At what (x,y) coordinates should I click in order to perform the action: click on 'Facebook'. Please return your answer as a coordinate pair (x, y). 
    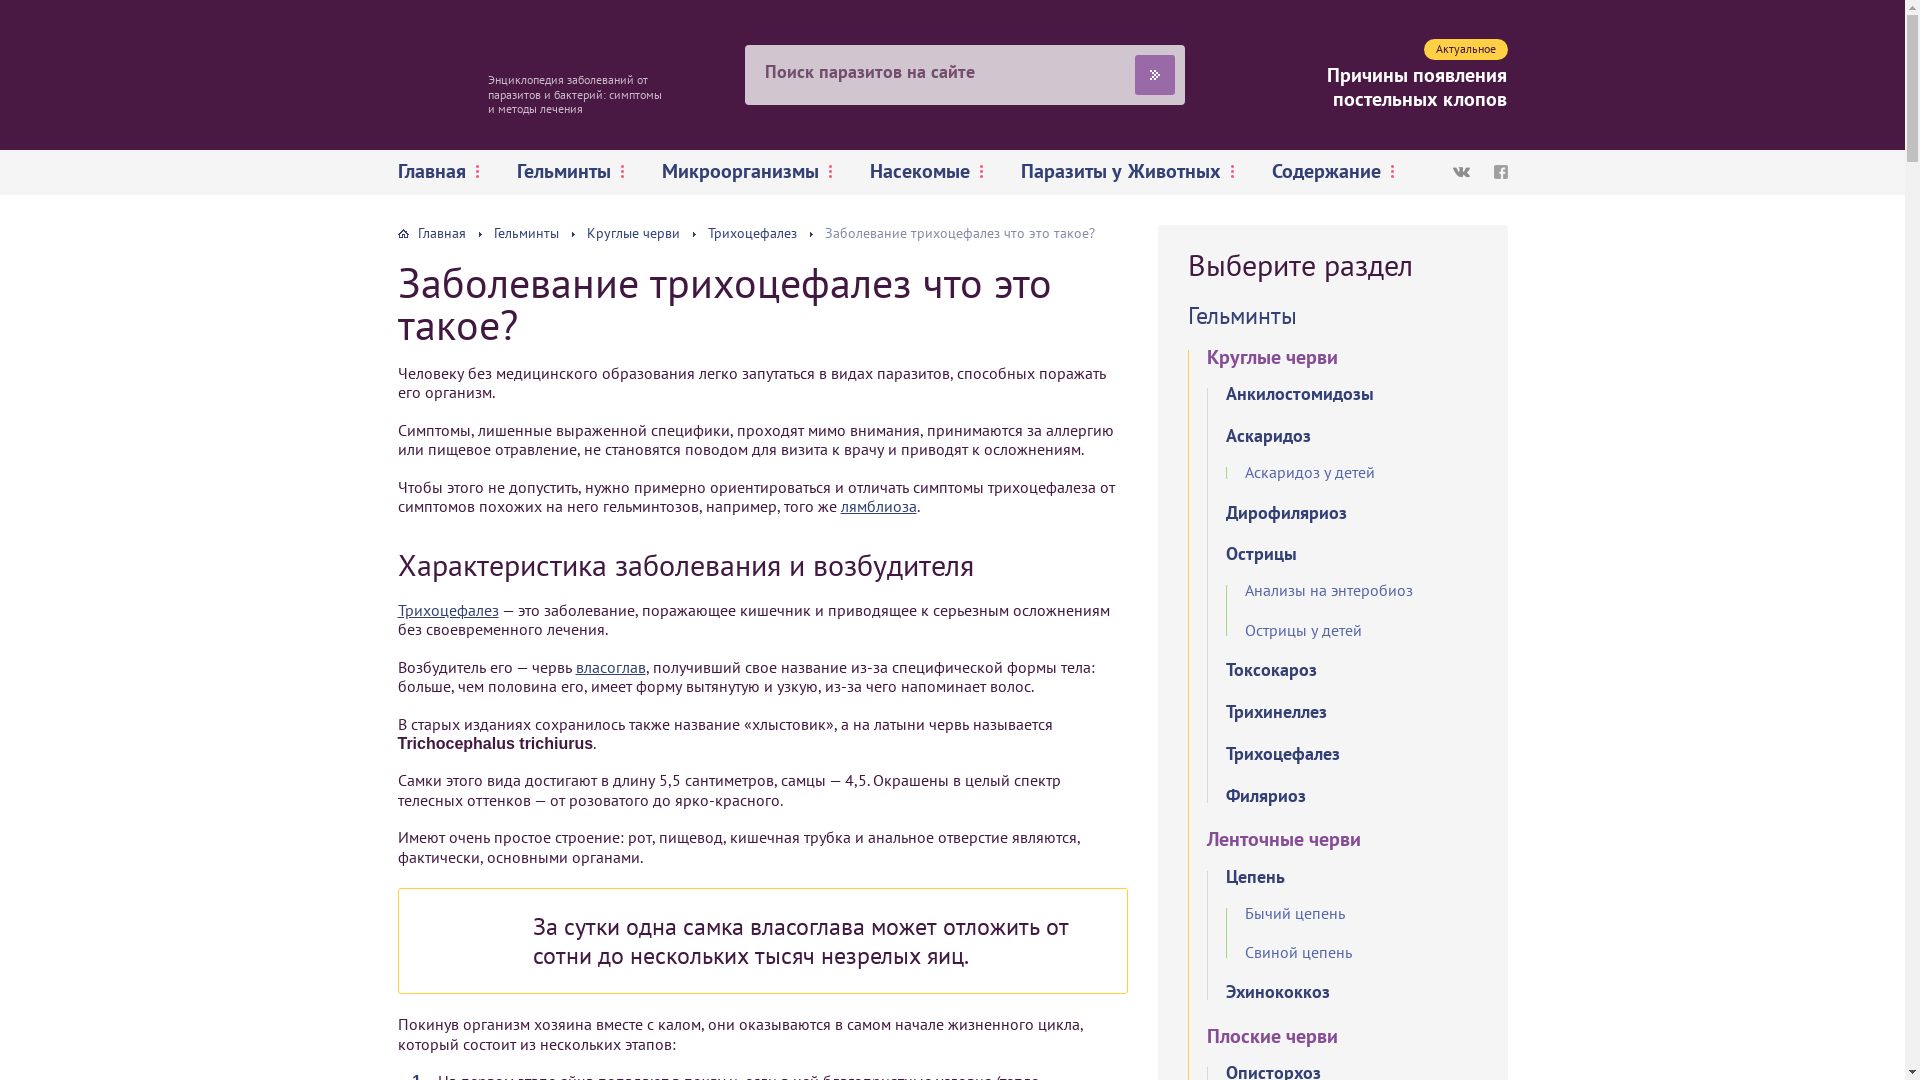
    Looking at the image, I should click on (1501, 171).